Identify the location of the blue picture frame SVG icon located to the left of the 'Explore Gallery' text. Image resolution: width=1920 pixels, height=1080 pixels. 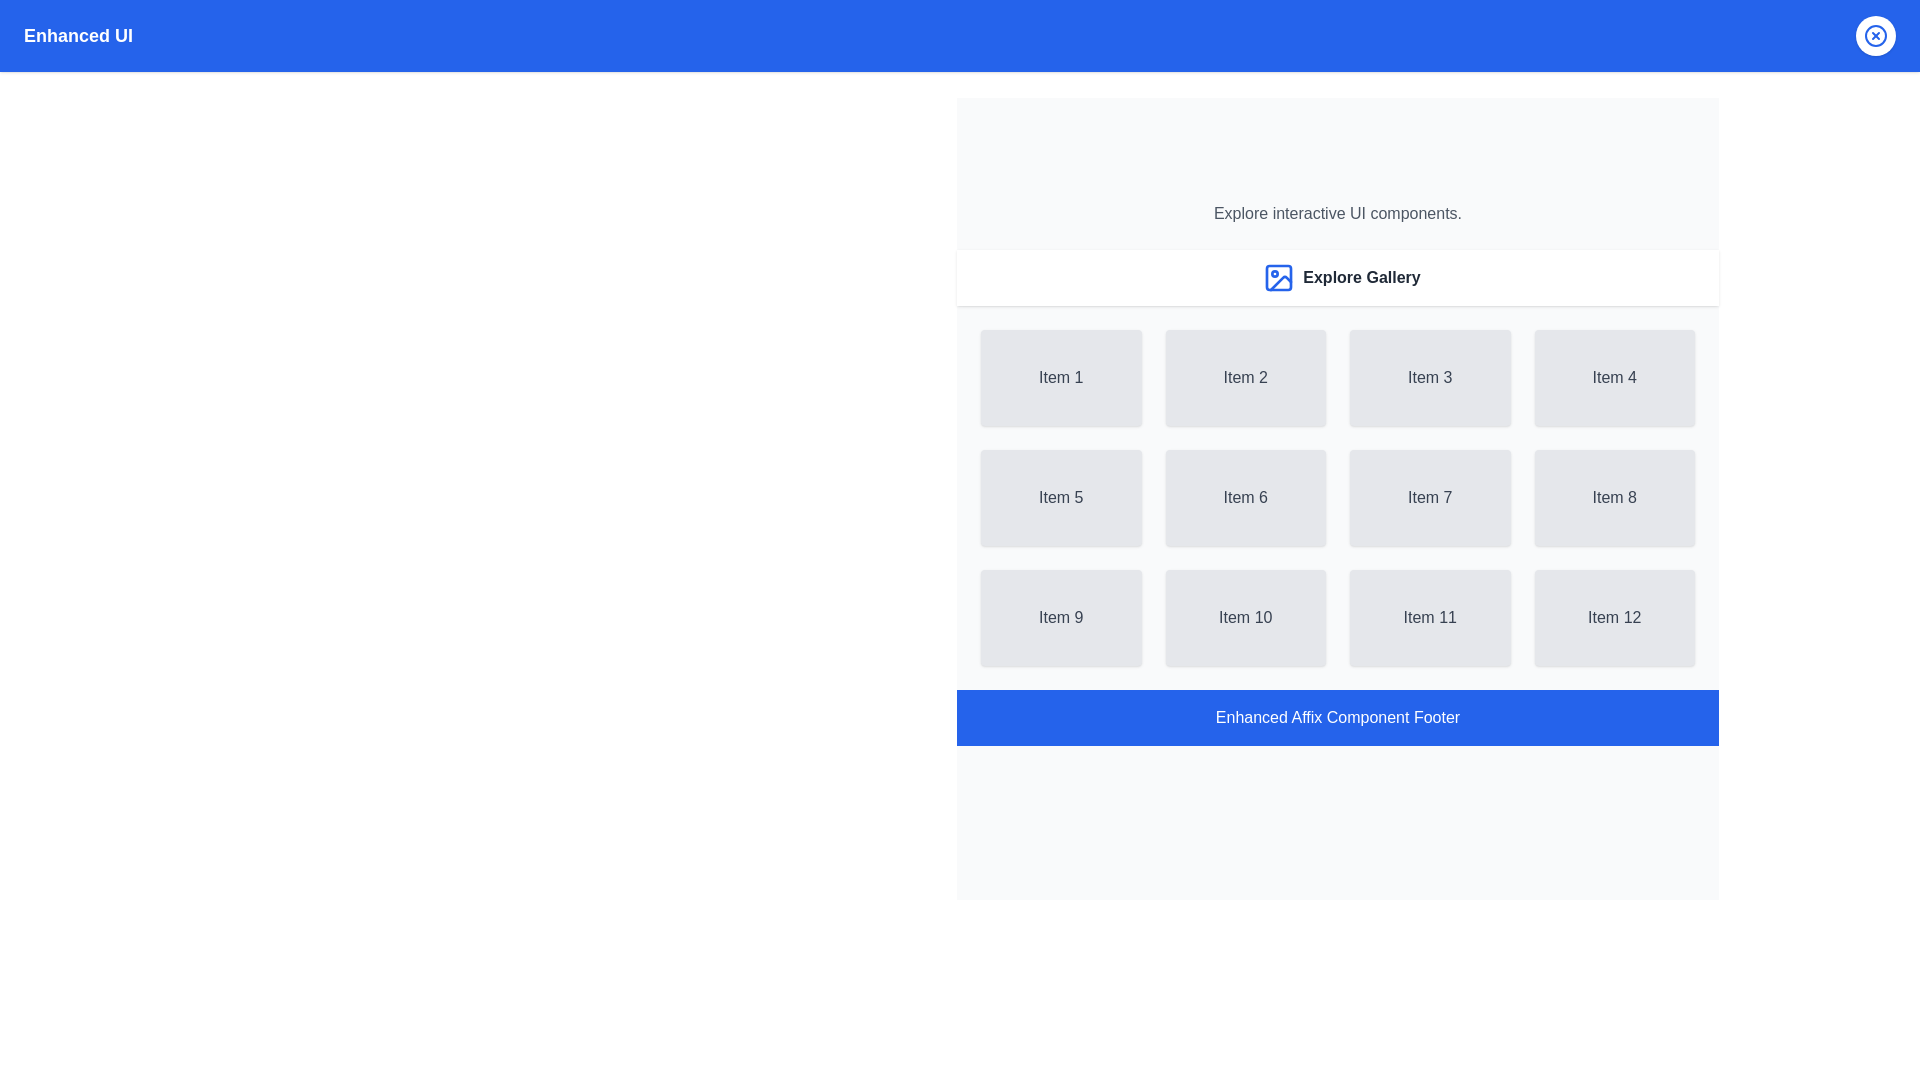
(1278, 277).